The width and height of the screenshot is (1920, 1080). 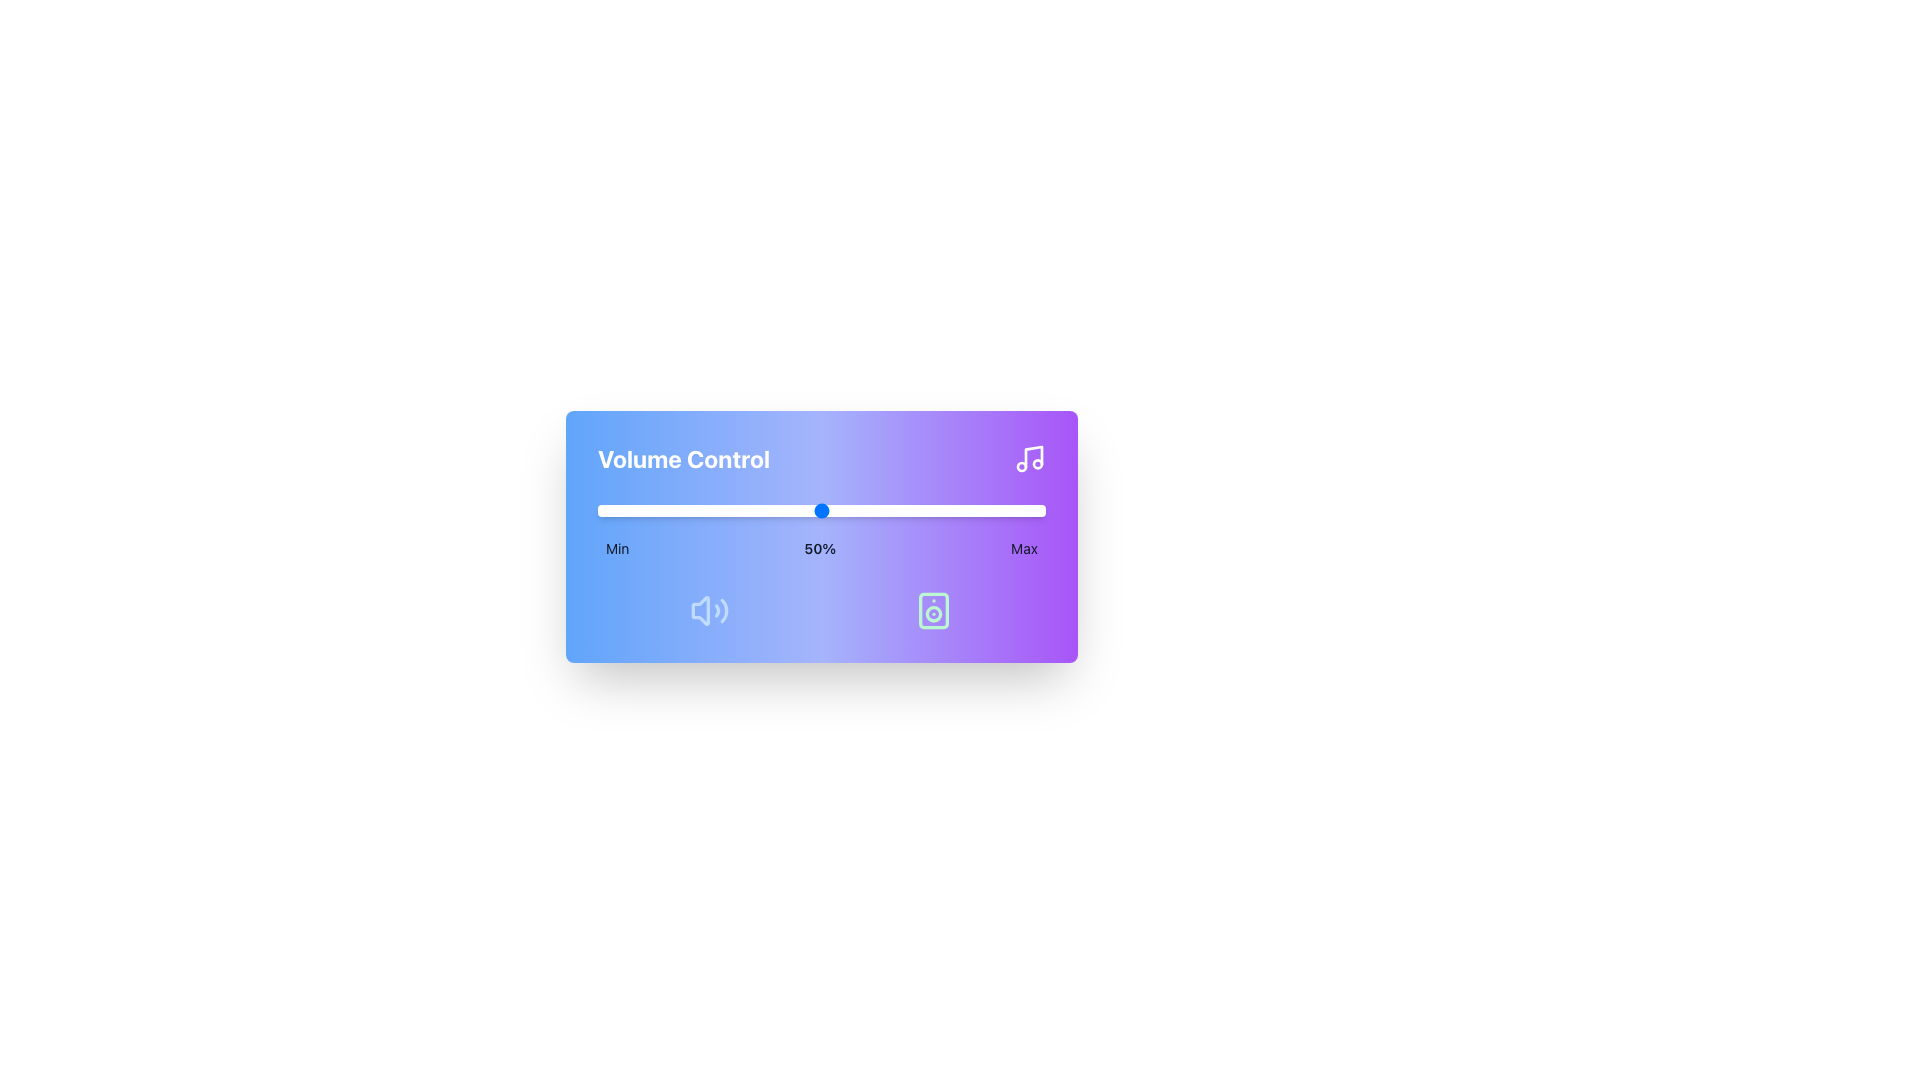 I want to click on the text label that displays 'Min', '50%', and 'Max', which is centrally positioned under the progress slider and visually distinguished by its gray color and small font size, so click(x=821, y=548).